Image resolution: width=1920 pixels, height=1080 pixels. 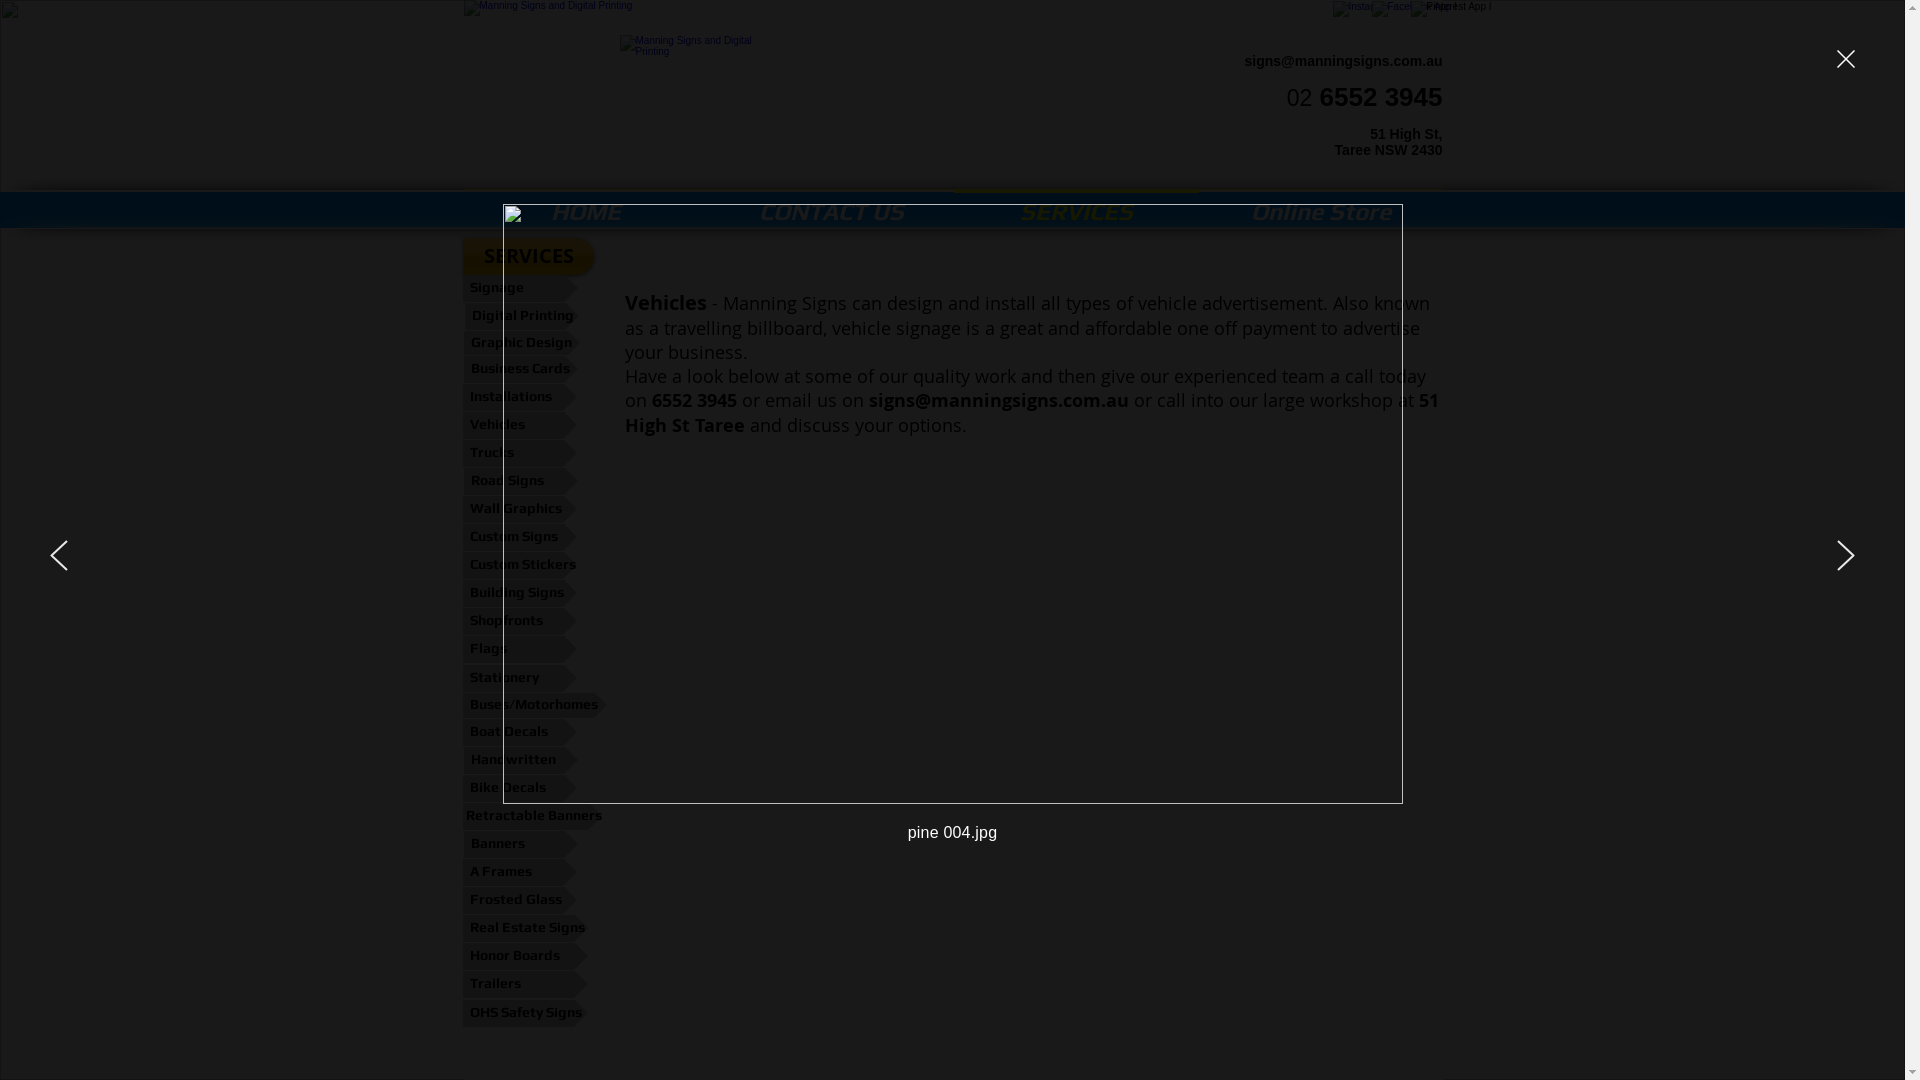 What do you see at coordinates (1320, 203) in the screenshot?
I see `'Online Store'` at bounding box center [1320, 203].